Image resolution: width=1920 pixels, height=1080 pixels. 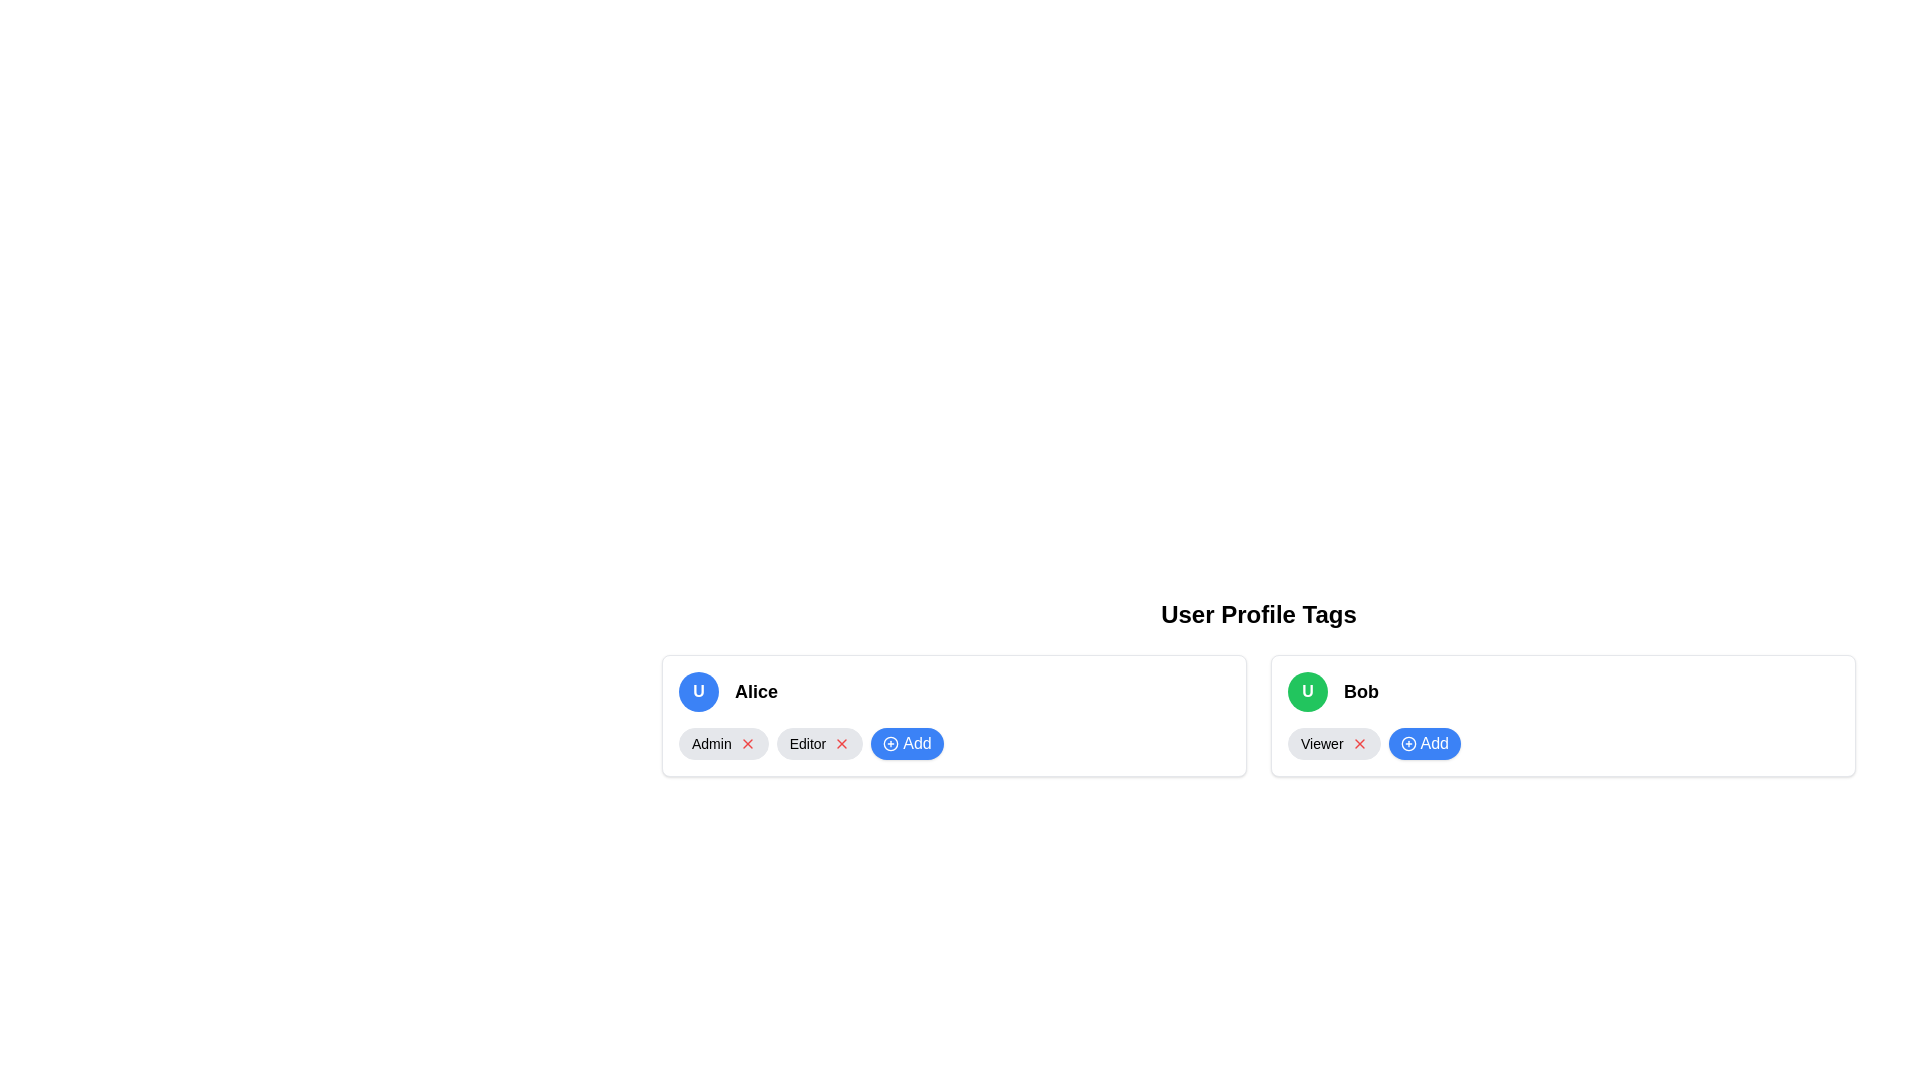 I want to click on the red cross icon on the 'Viewer' tag located under the green circular user icon labeled 'U' in the 'Bob' user profile section, so click(x=1334, y=744).